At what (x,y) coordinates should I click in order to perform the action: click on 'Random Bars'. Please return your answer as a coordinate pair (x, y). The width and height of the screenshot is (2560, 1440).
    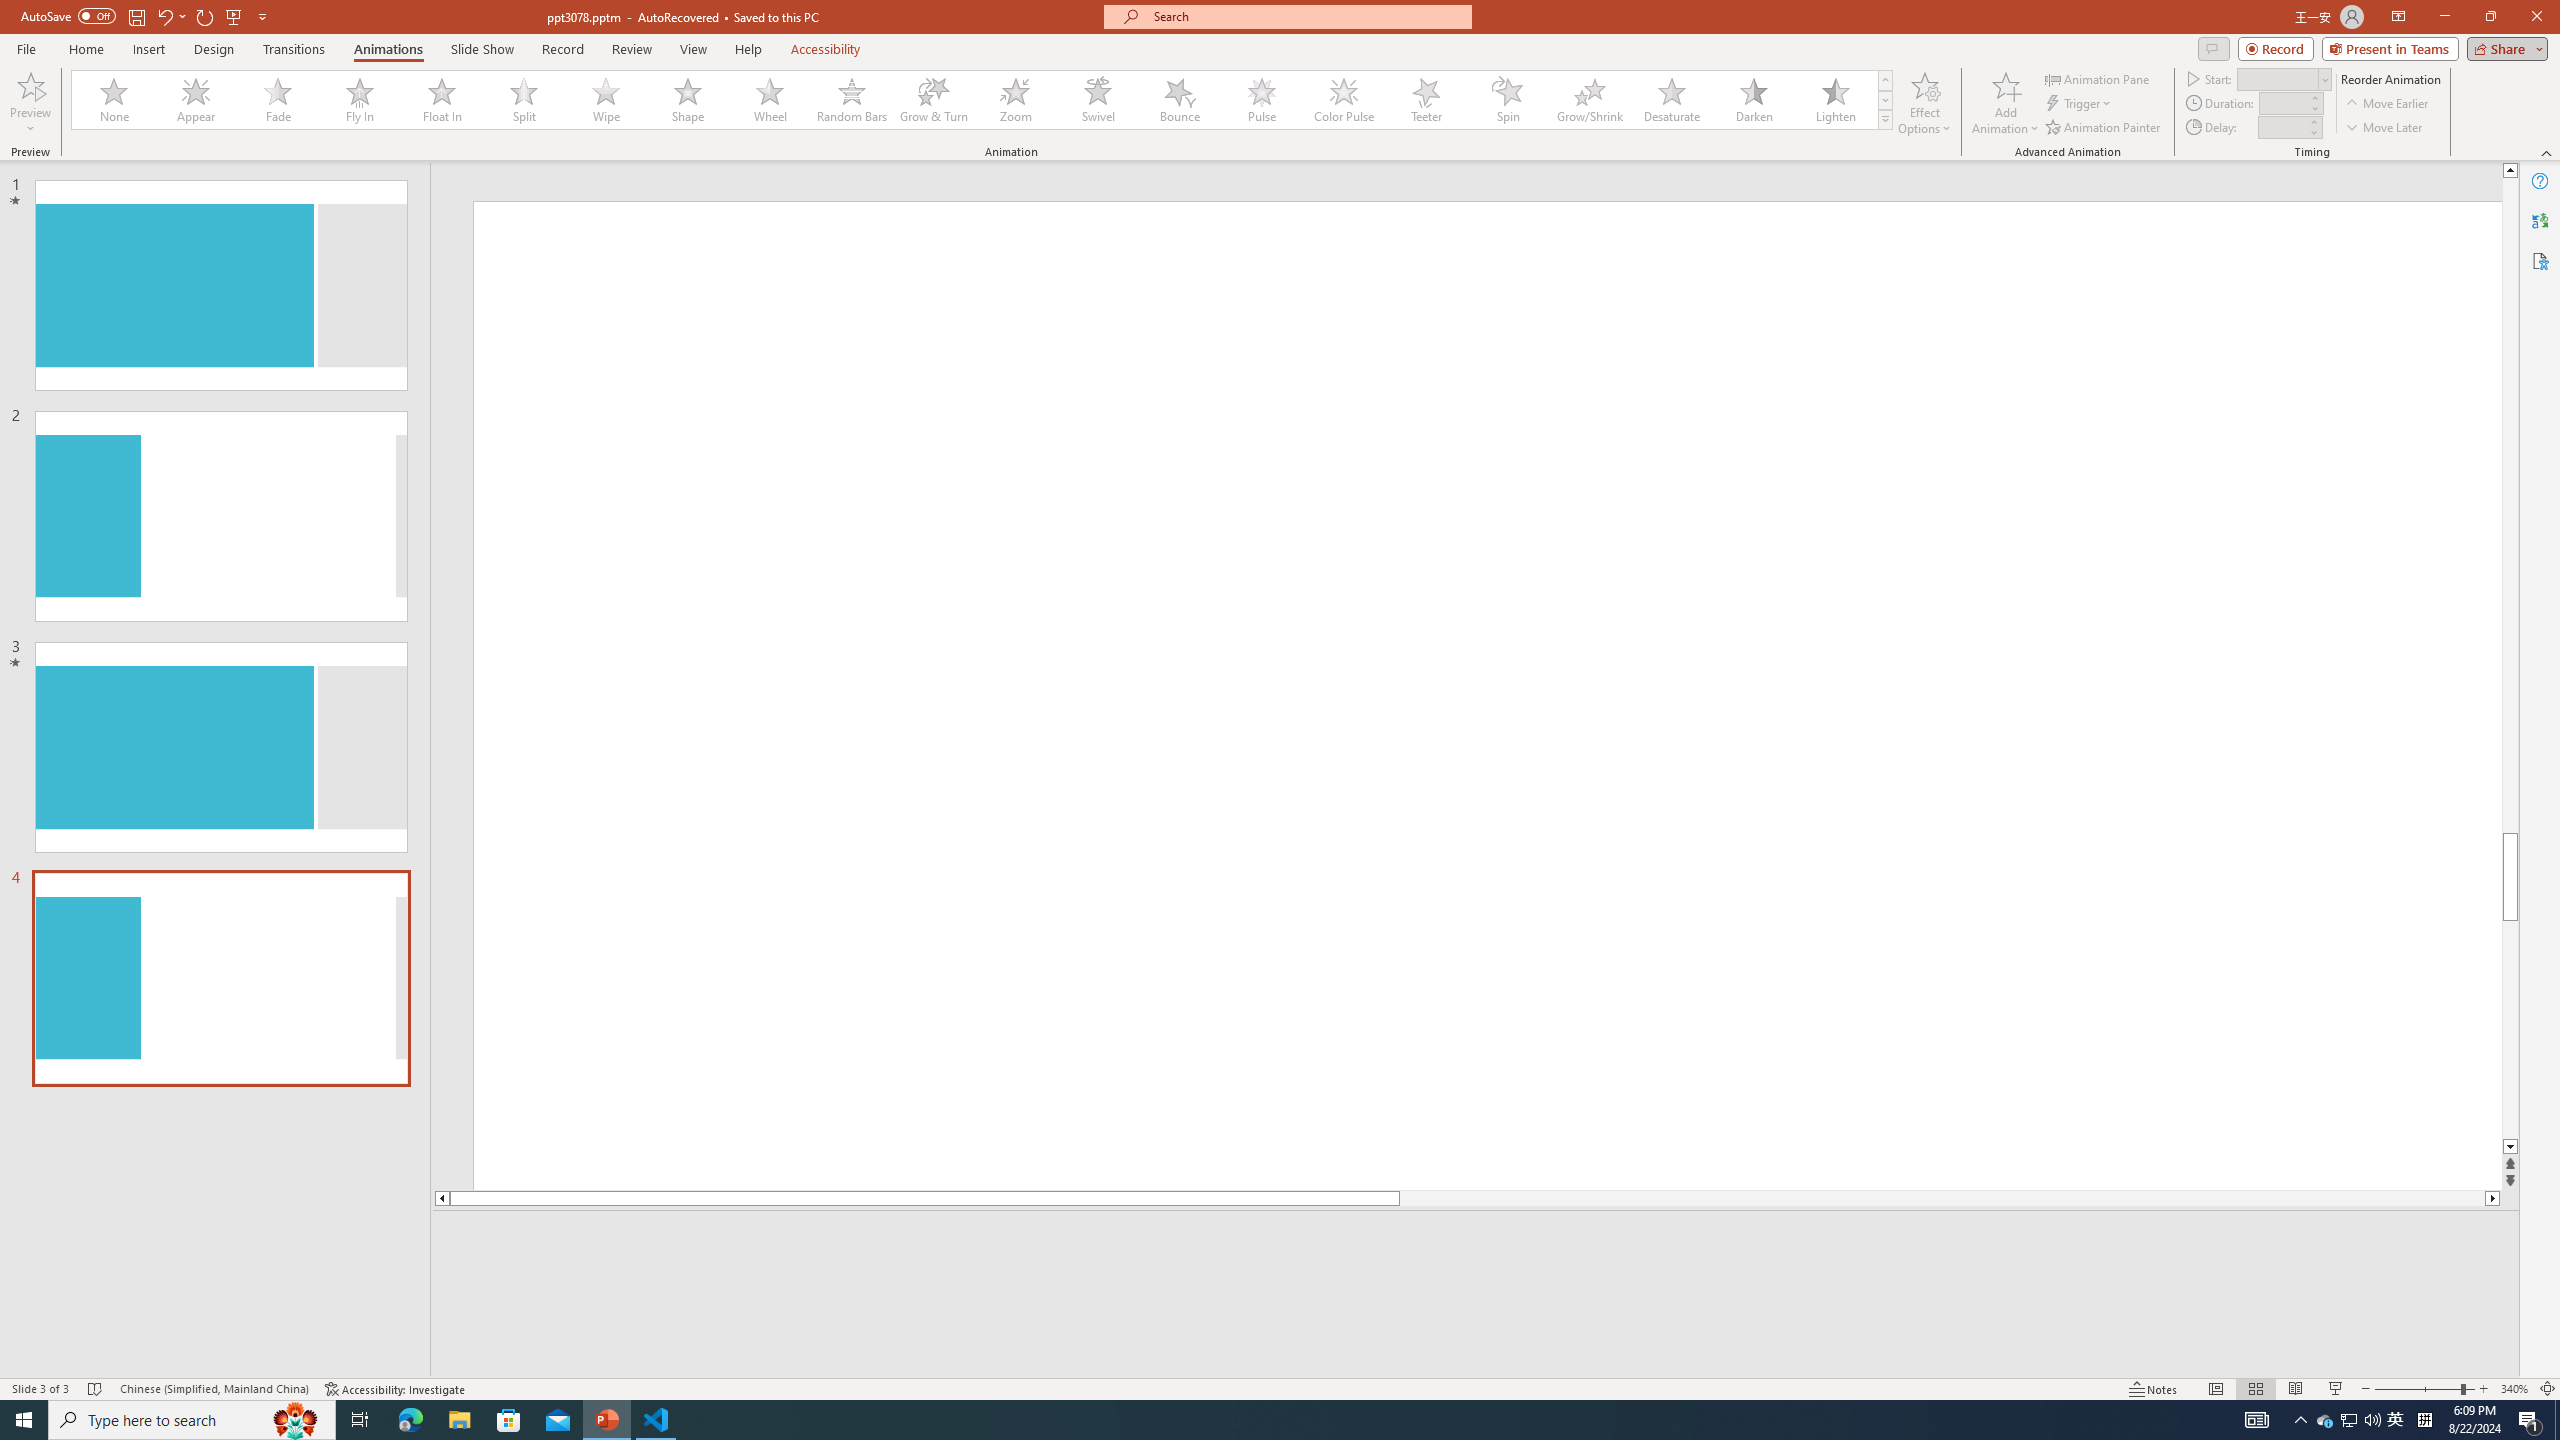
    Looking at the image, I should click on (851, 99).